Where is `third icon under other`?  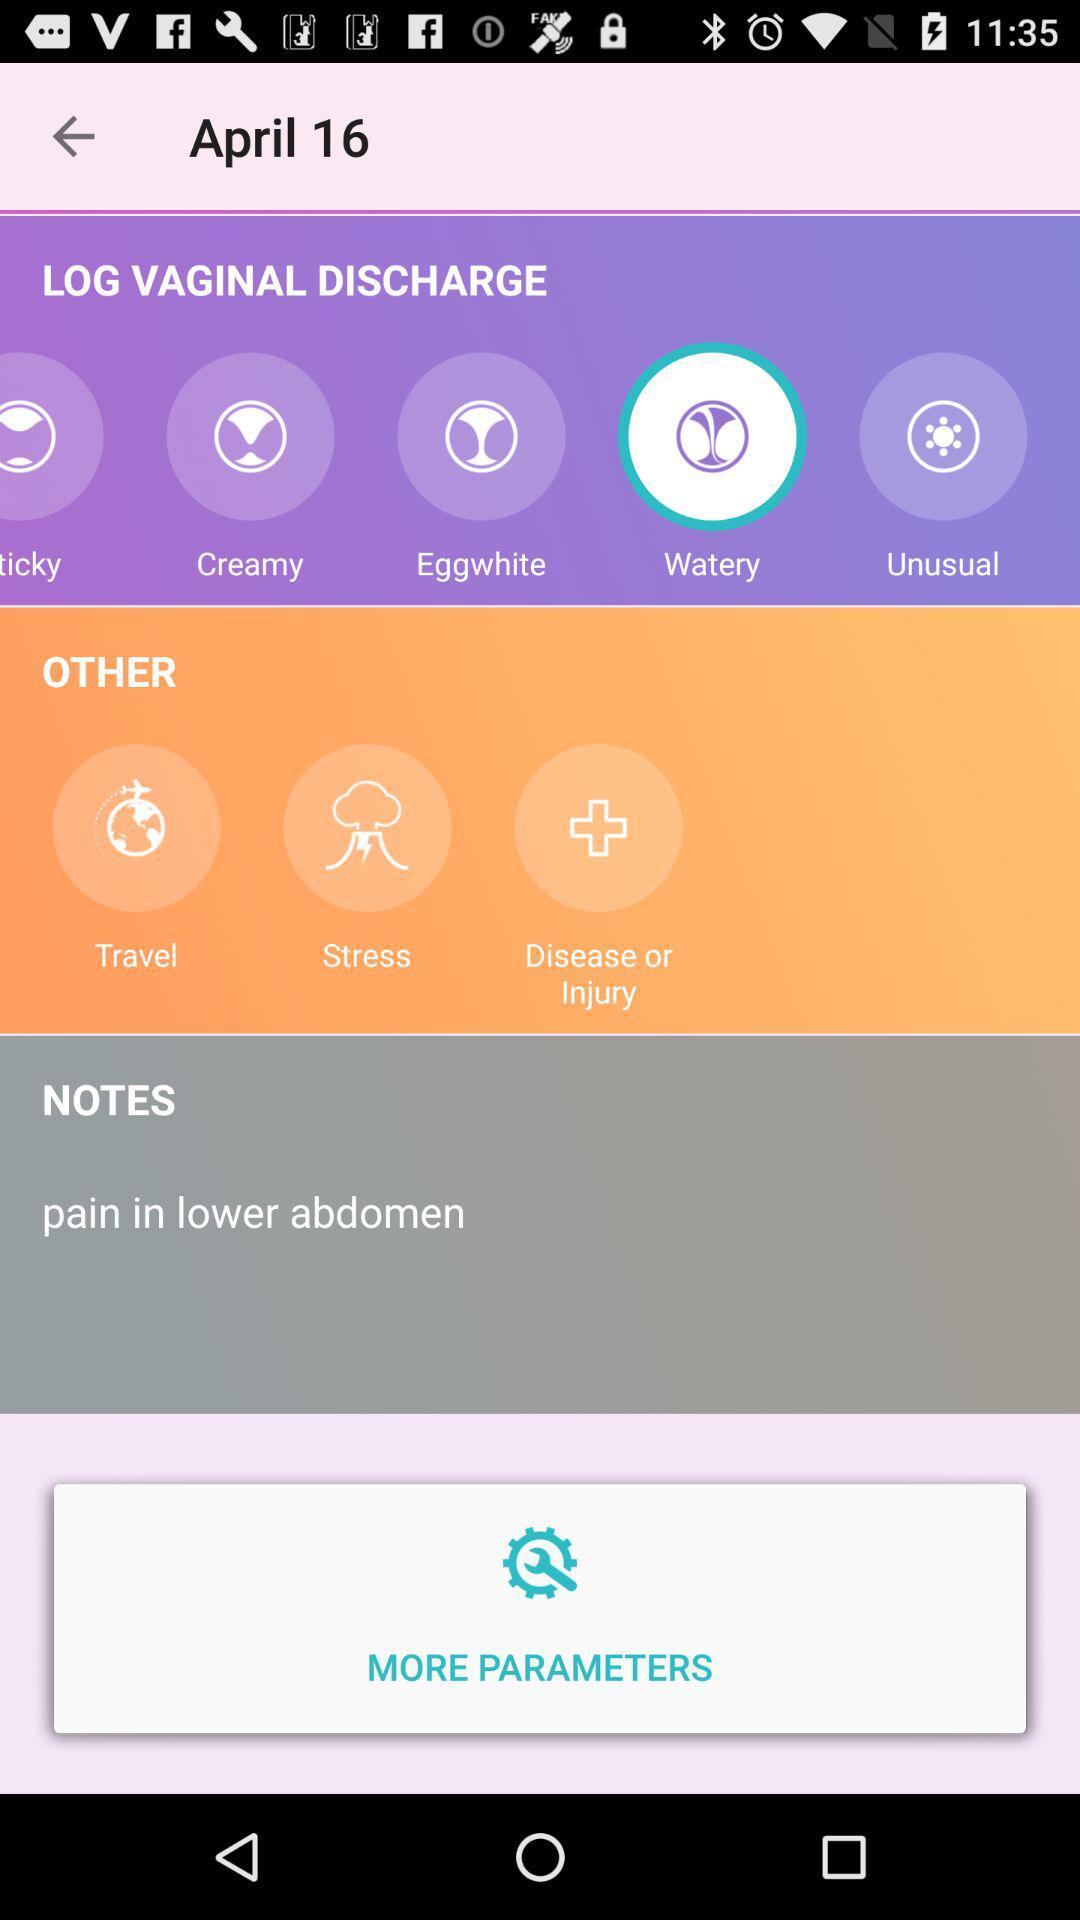 third icon under other is located at coordinates (597, 828).